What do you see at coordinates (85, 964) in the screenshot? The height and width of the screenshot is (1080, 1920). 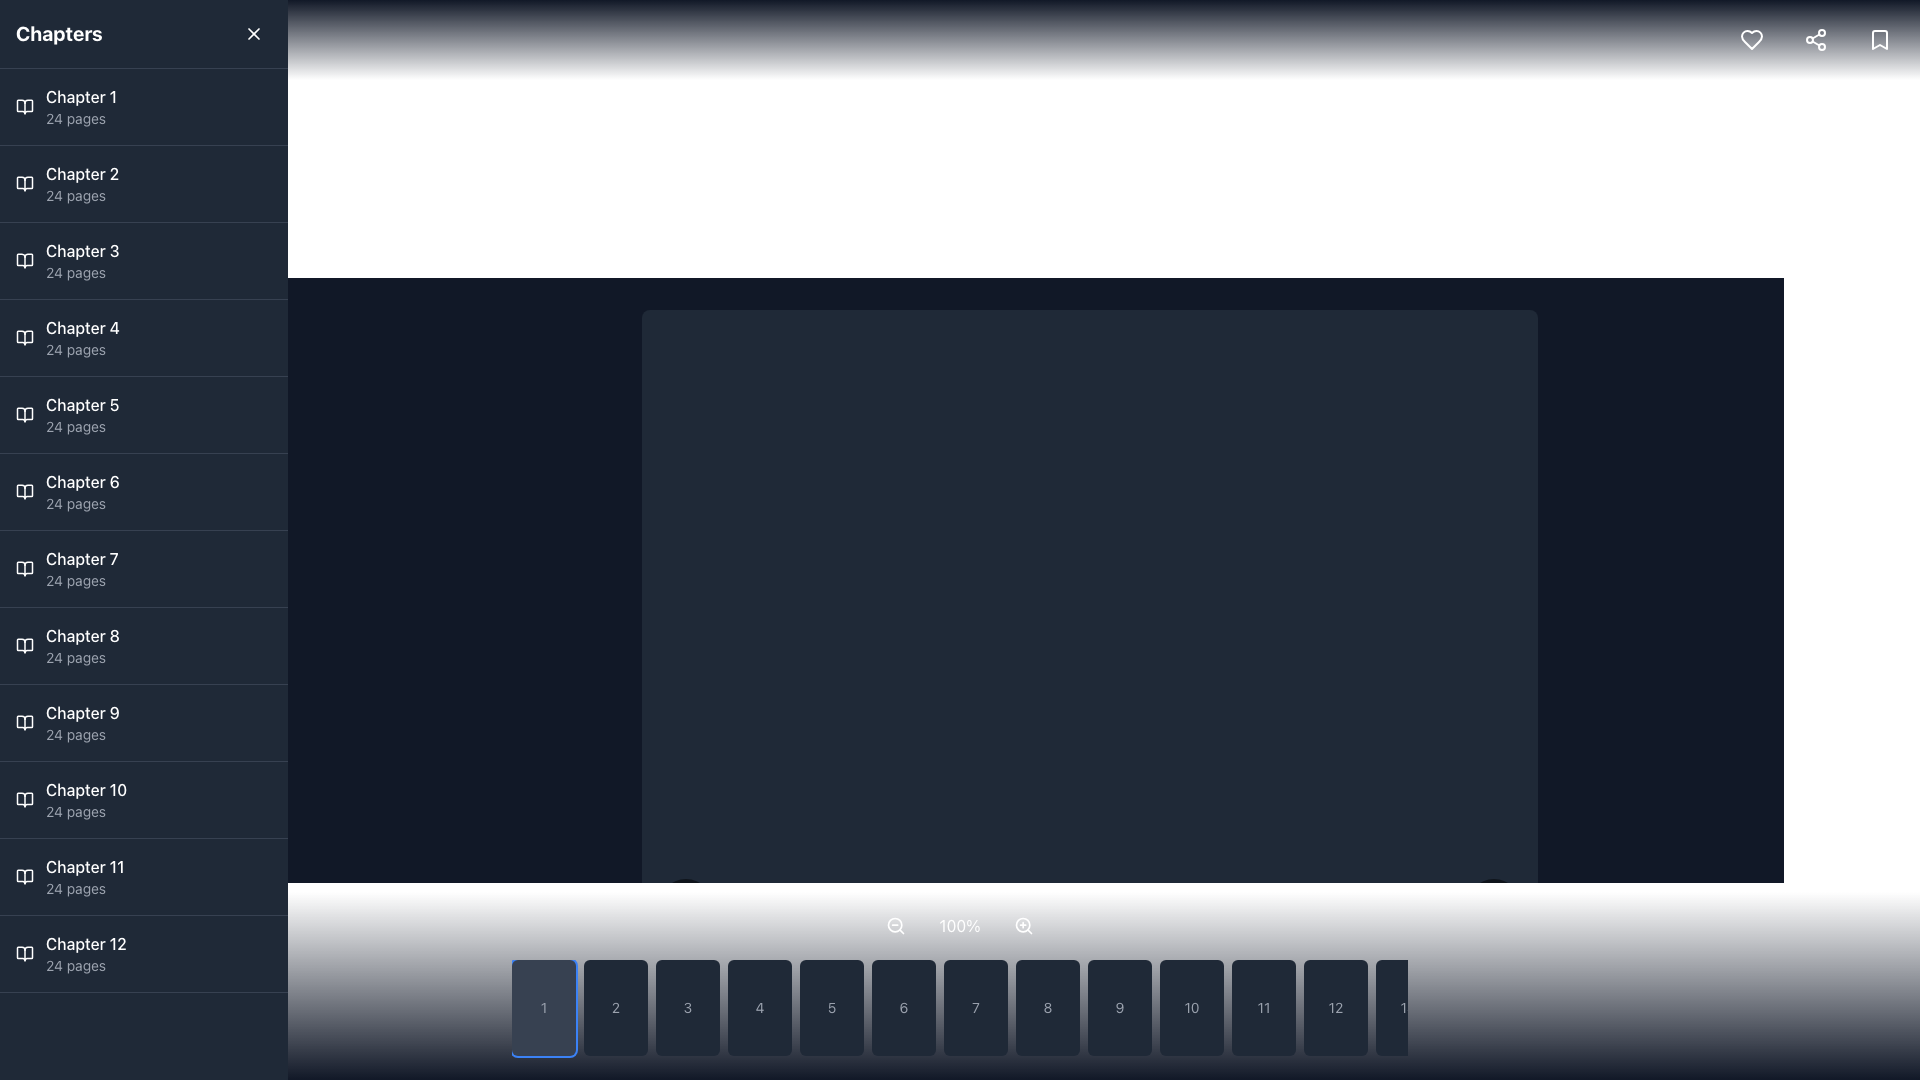 I see `the text label displaying '24 pages' located in the left sidebar under 'Chapter 12'` at bounding box center [85, 964].